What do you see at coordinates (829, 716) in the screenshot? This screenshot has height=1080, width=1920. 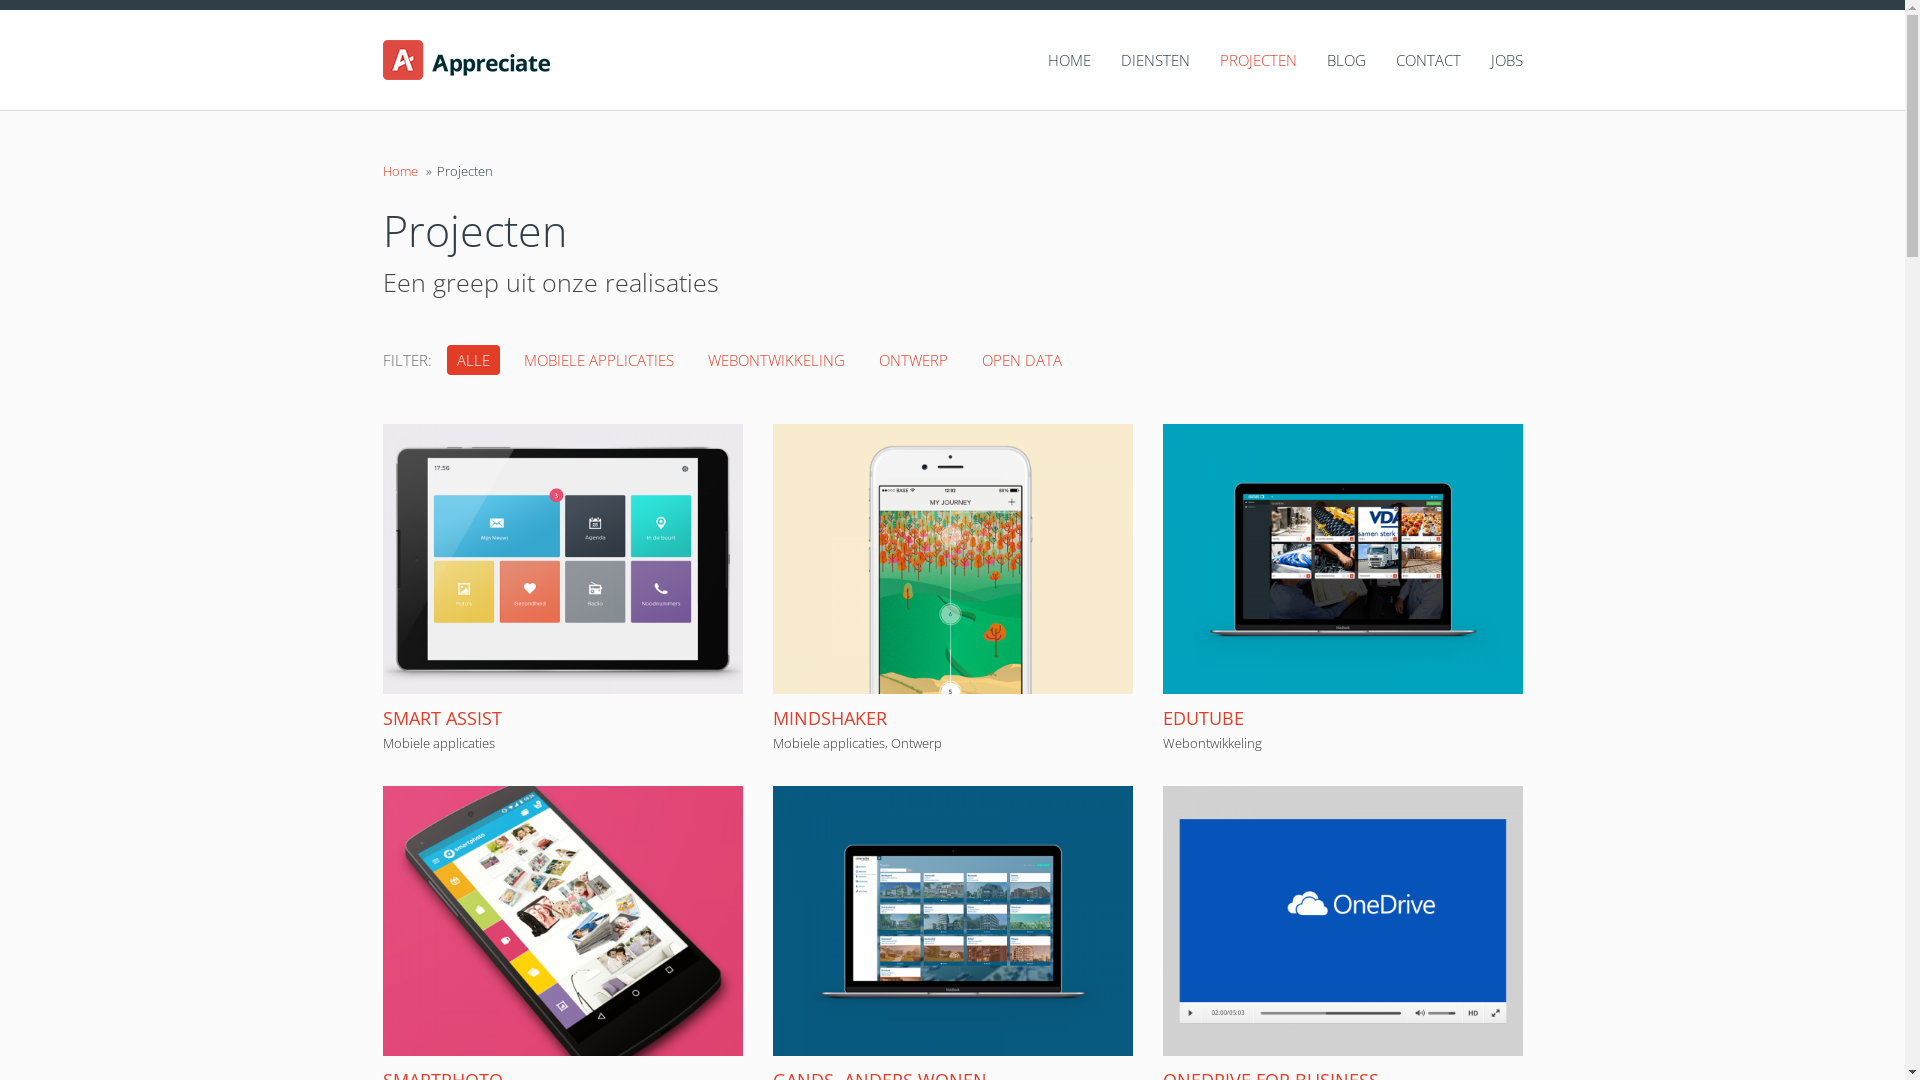 I see `'MINDSHAKER'` at bounding box center [829, 716].